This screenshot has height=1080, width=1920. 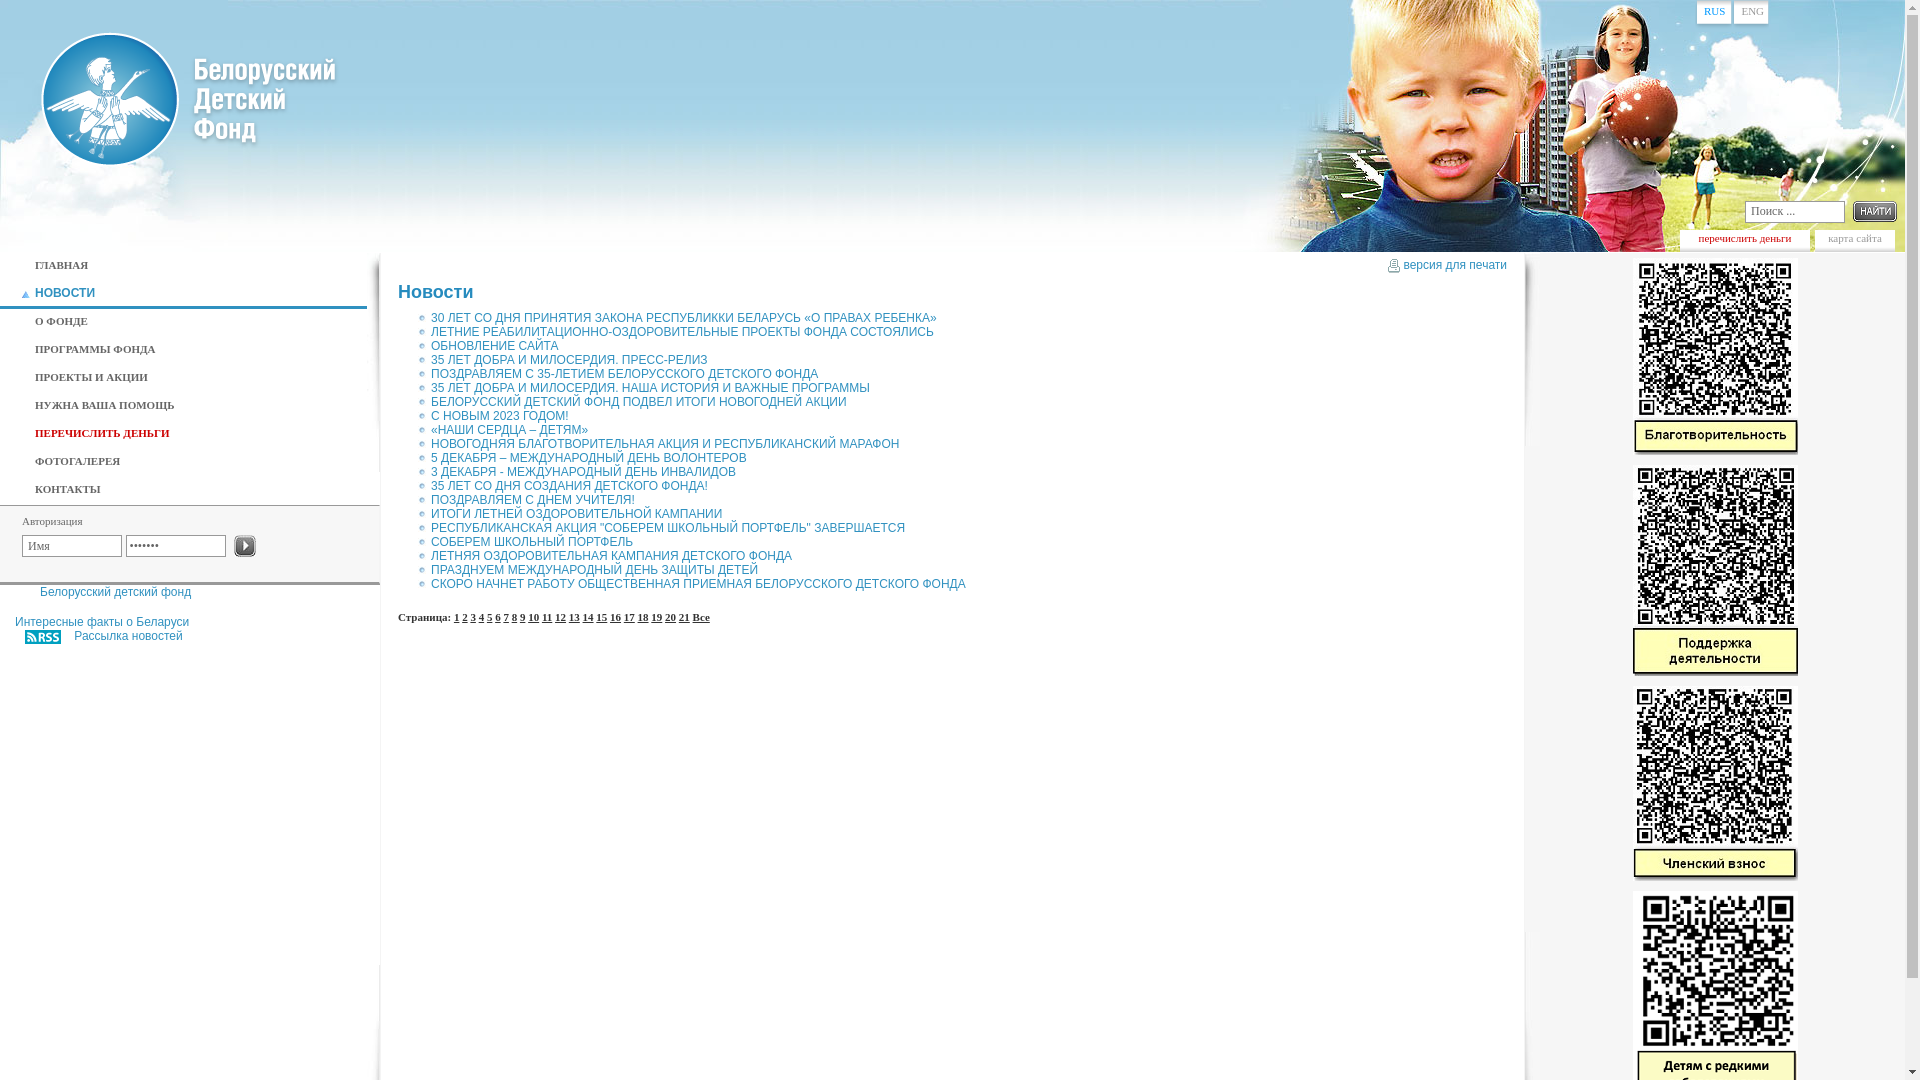 What do you see at coordinates (514, 611) in the screenshot?
I see `'8'` at bounding box center [514, 611].